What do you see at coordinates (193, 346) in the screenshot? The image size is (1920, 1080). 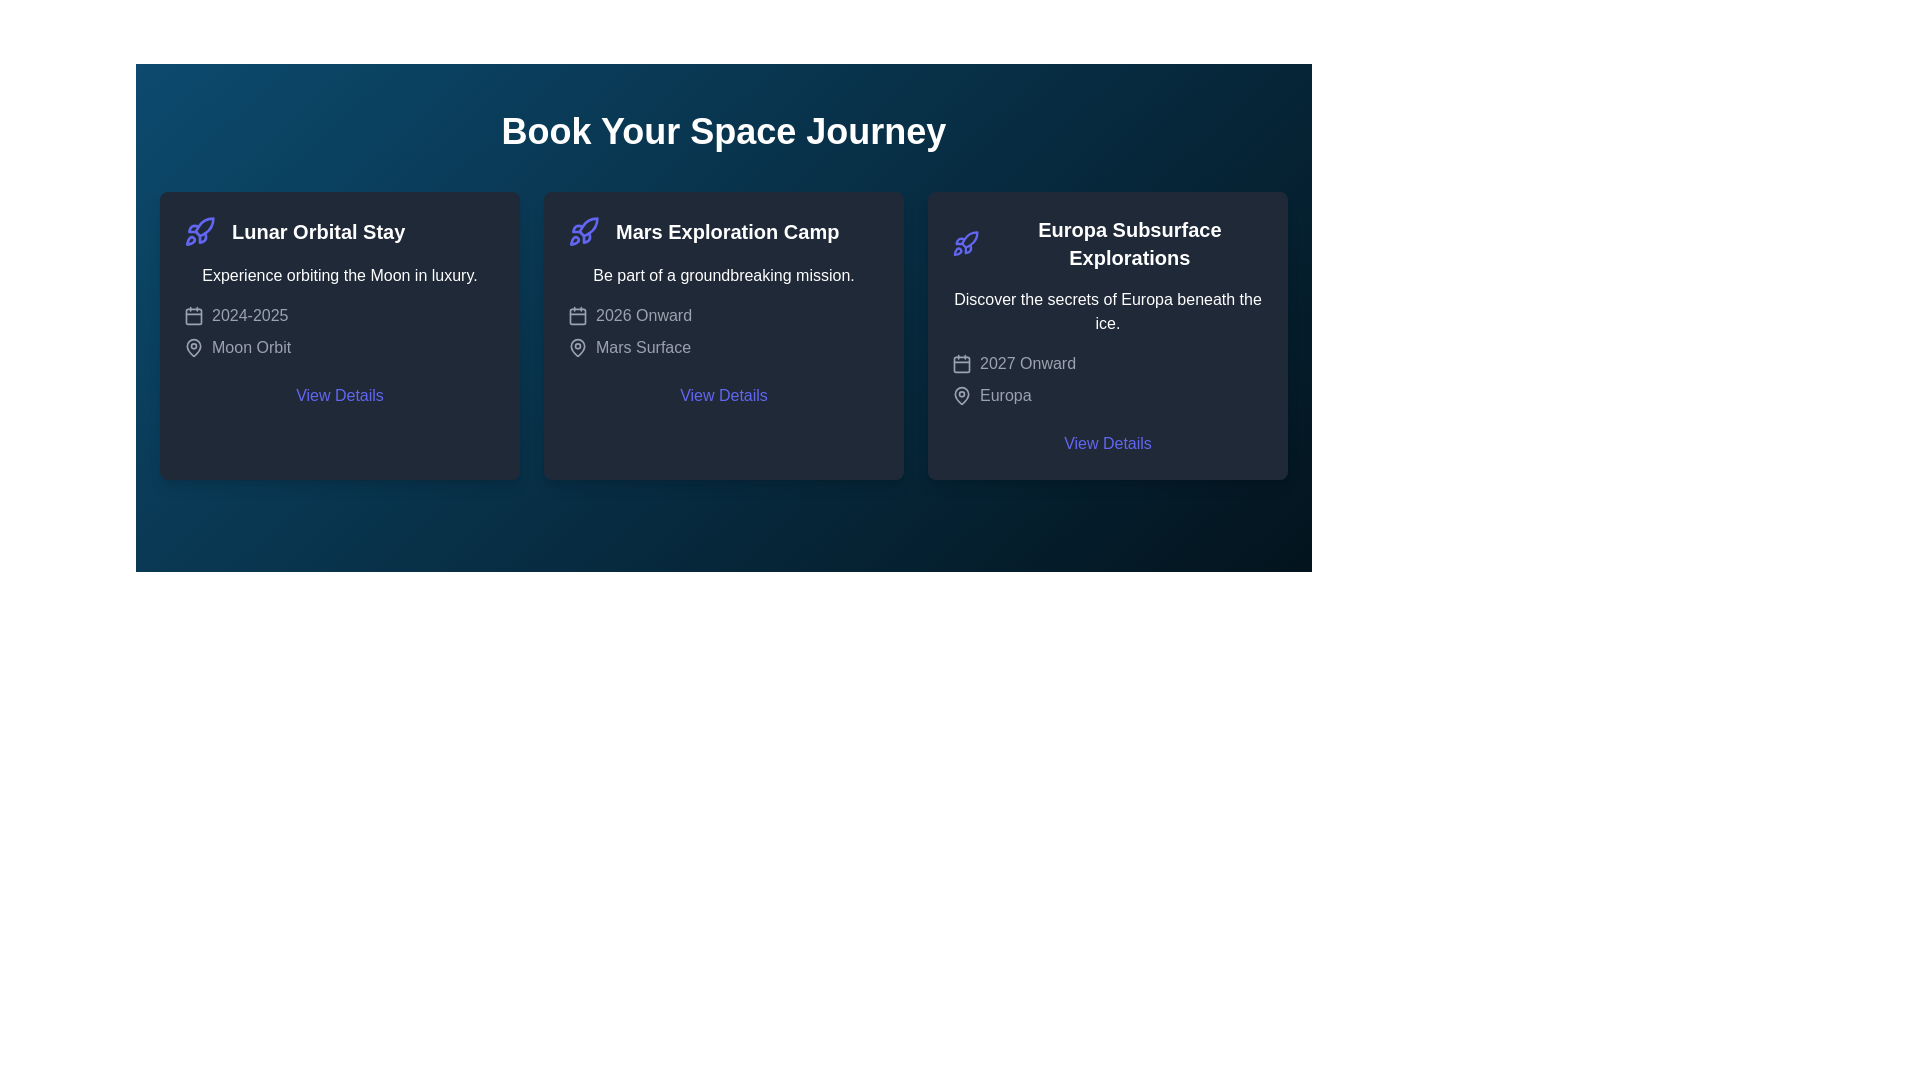 I see `the icon indicating location related to 'Moon Orbit', which is positioned to the left of the text 'Moon Orbit' and beneath '2024-2025'` at bounding box center [193, 346].